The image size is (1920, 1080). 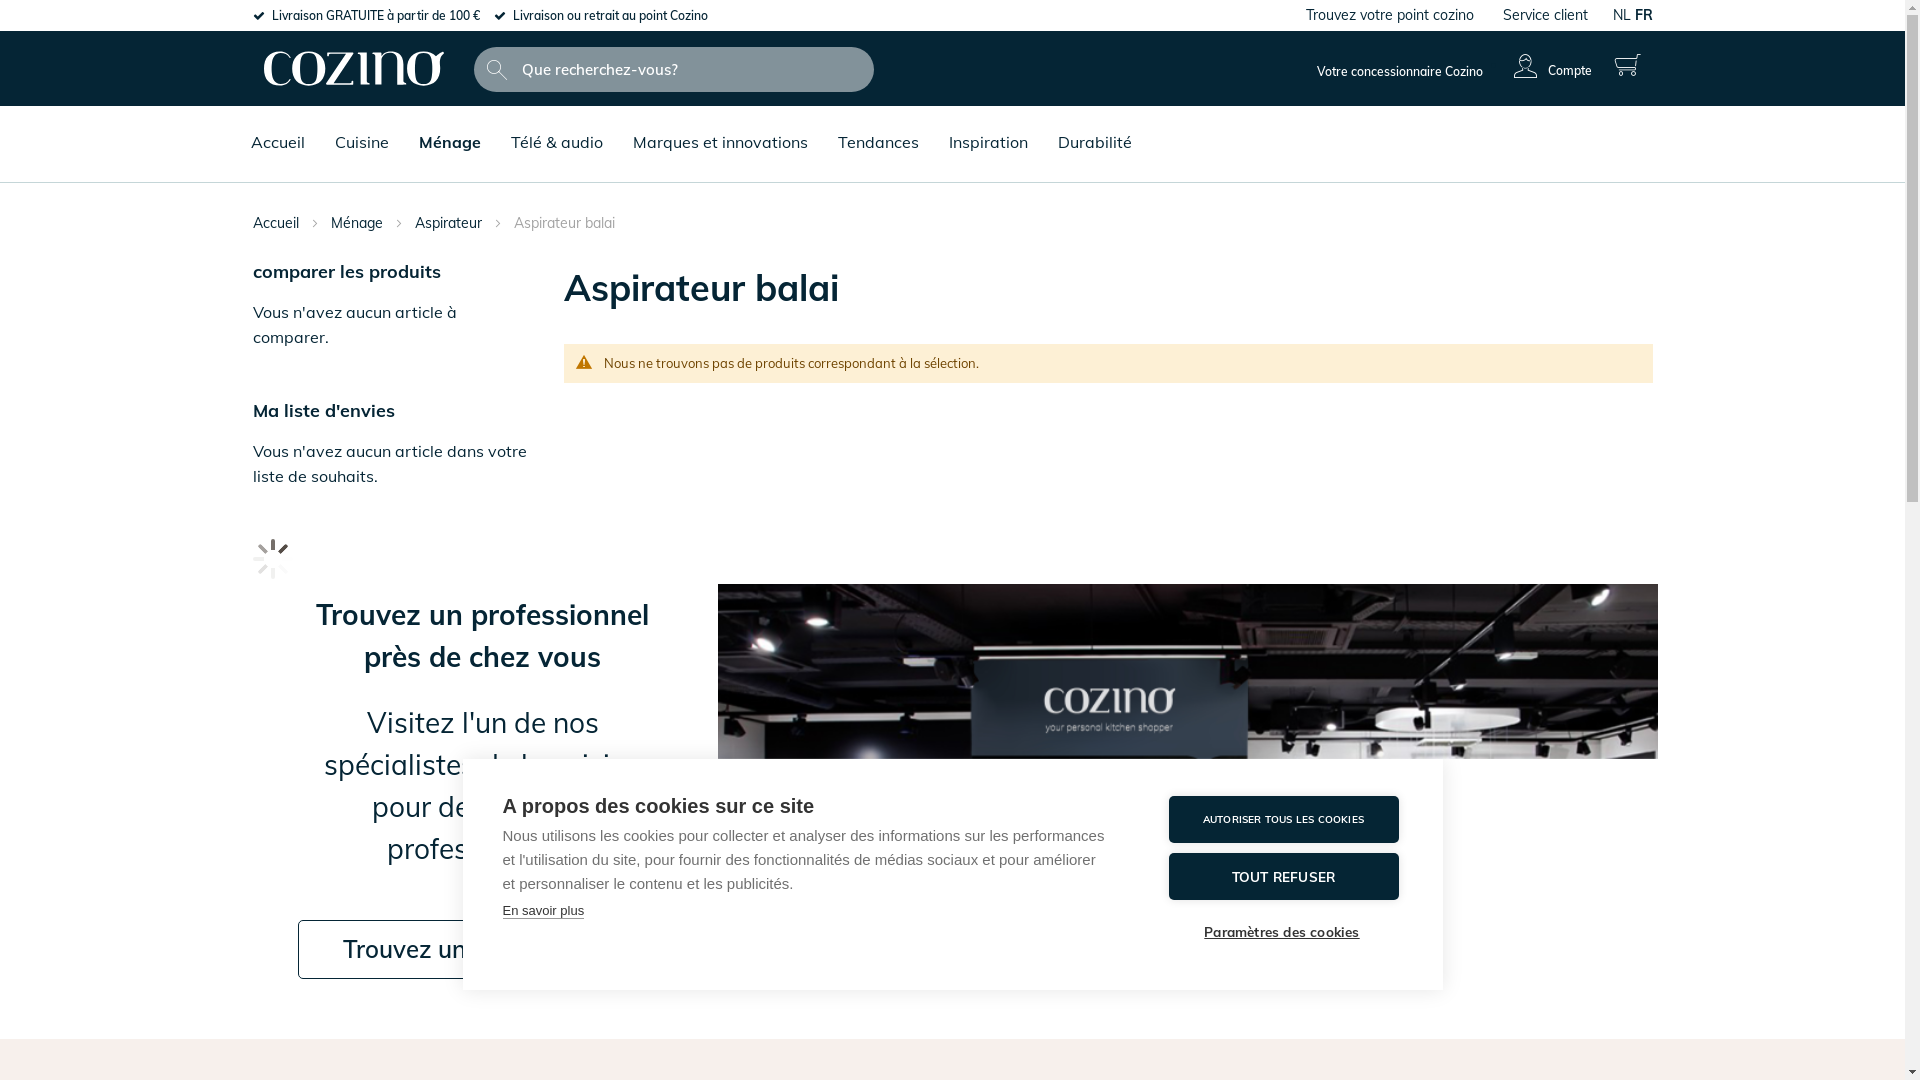 I want to click on 'NL', so click(x=1621, y=15).